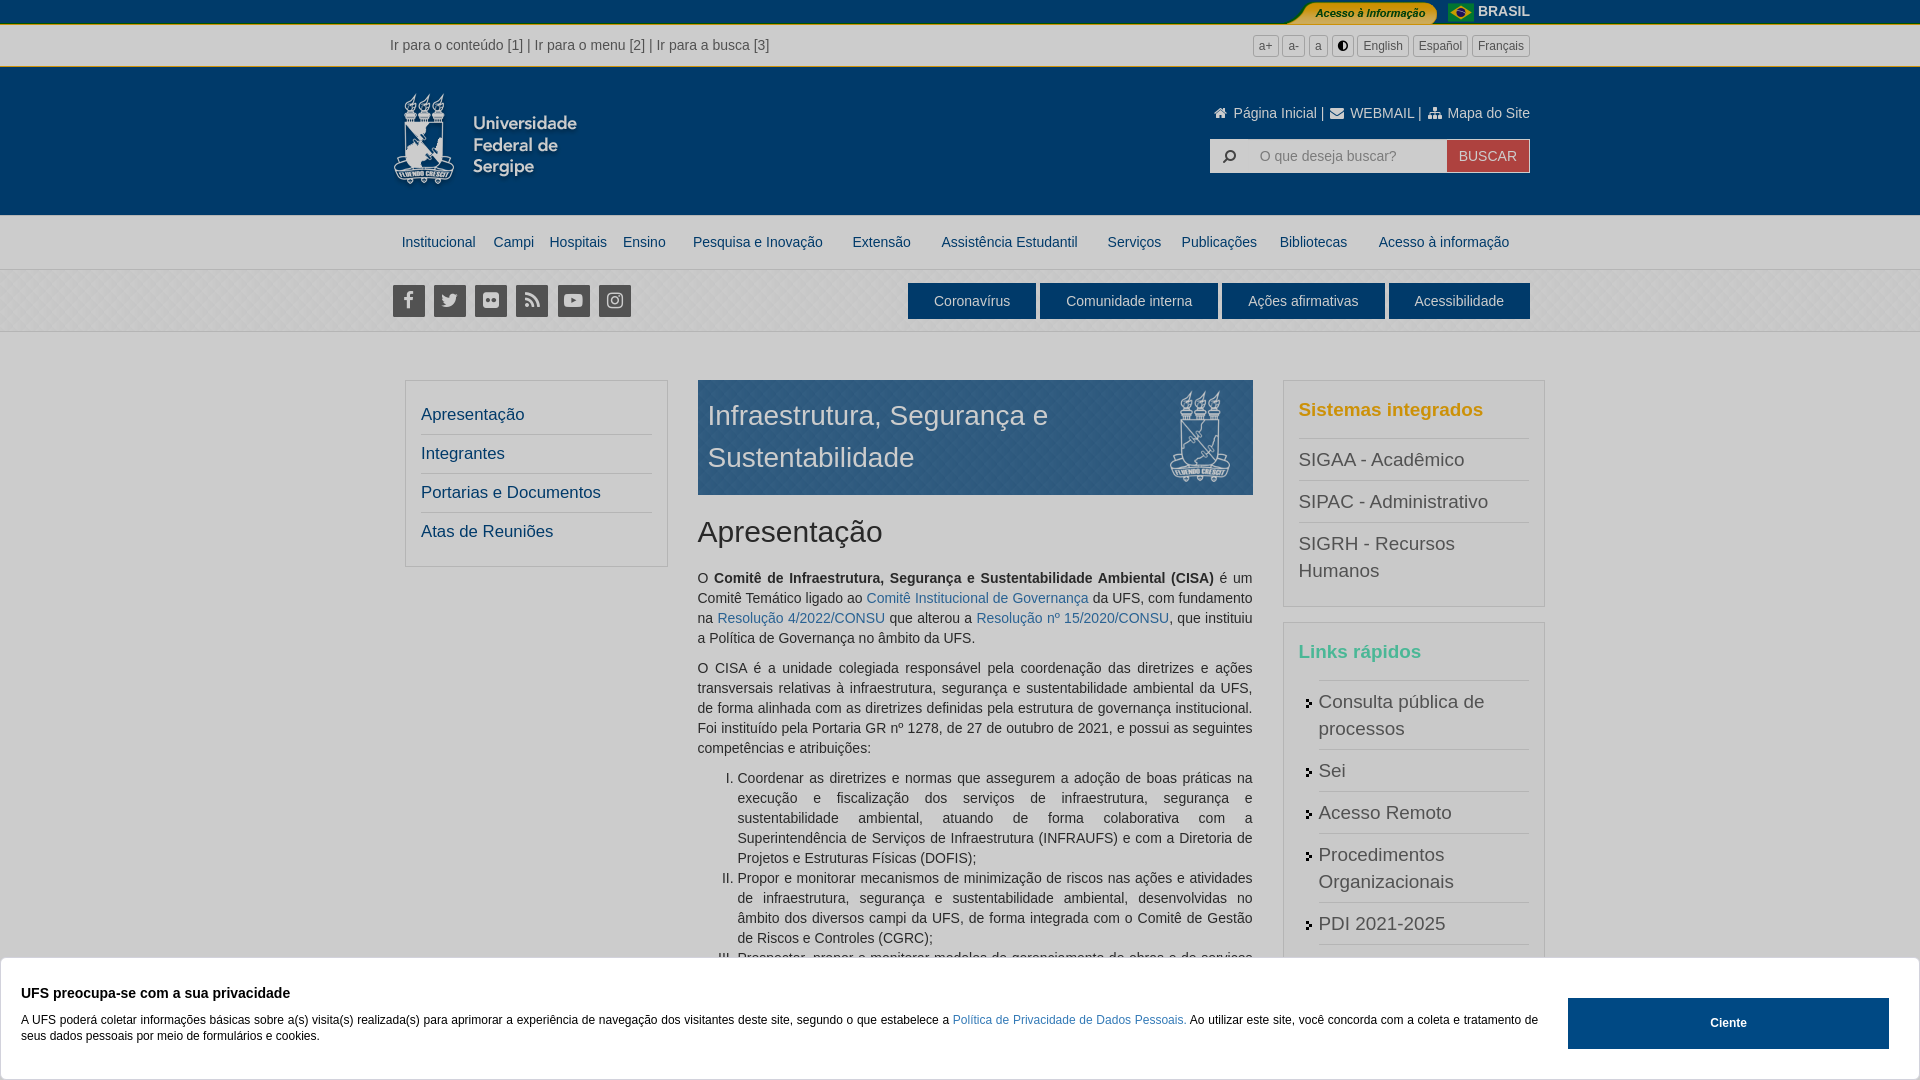 This screenshot has height=1080, width=1920. What do you see at coordinates (1383, 812) in the screenshot?
I see `'Acesso Remoto'` at bounding box center [1383, 812].